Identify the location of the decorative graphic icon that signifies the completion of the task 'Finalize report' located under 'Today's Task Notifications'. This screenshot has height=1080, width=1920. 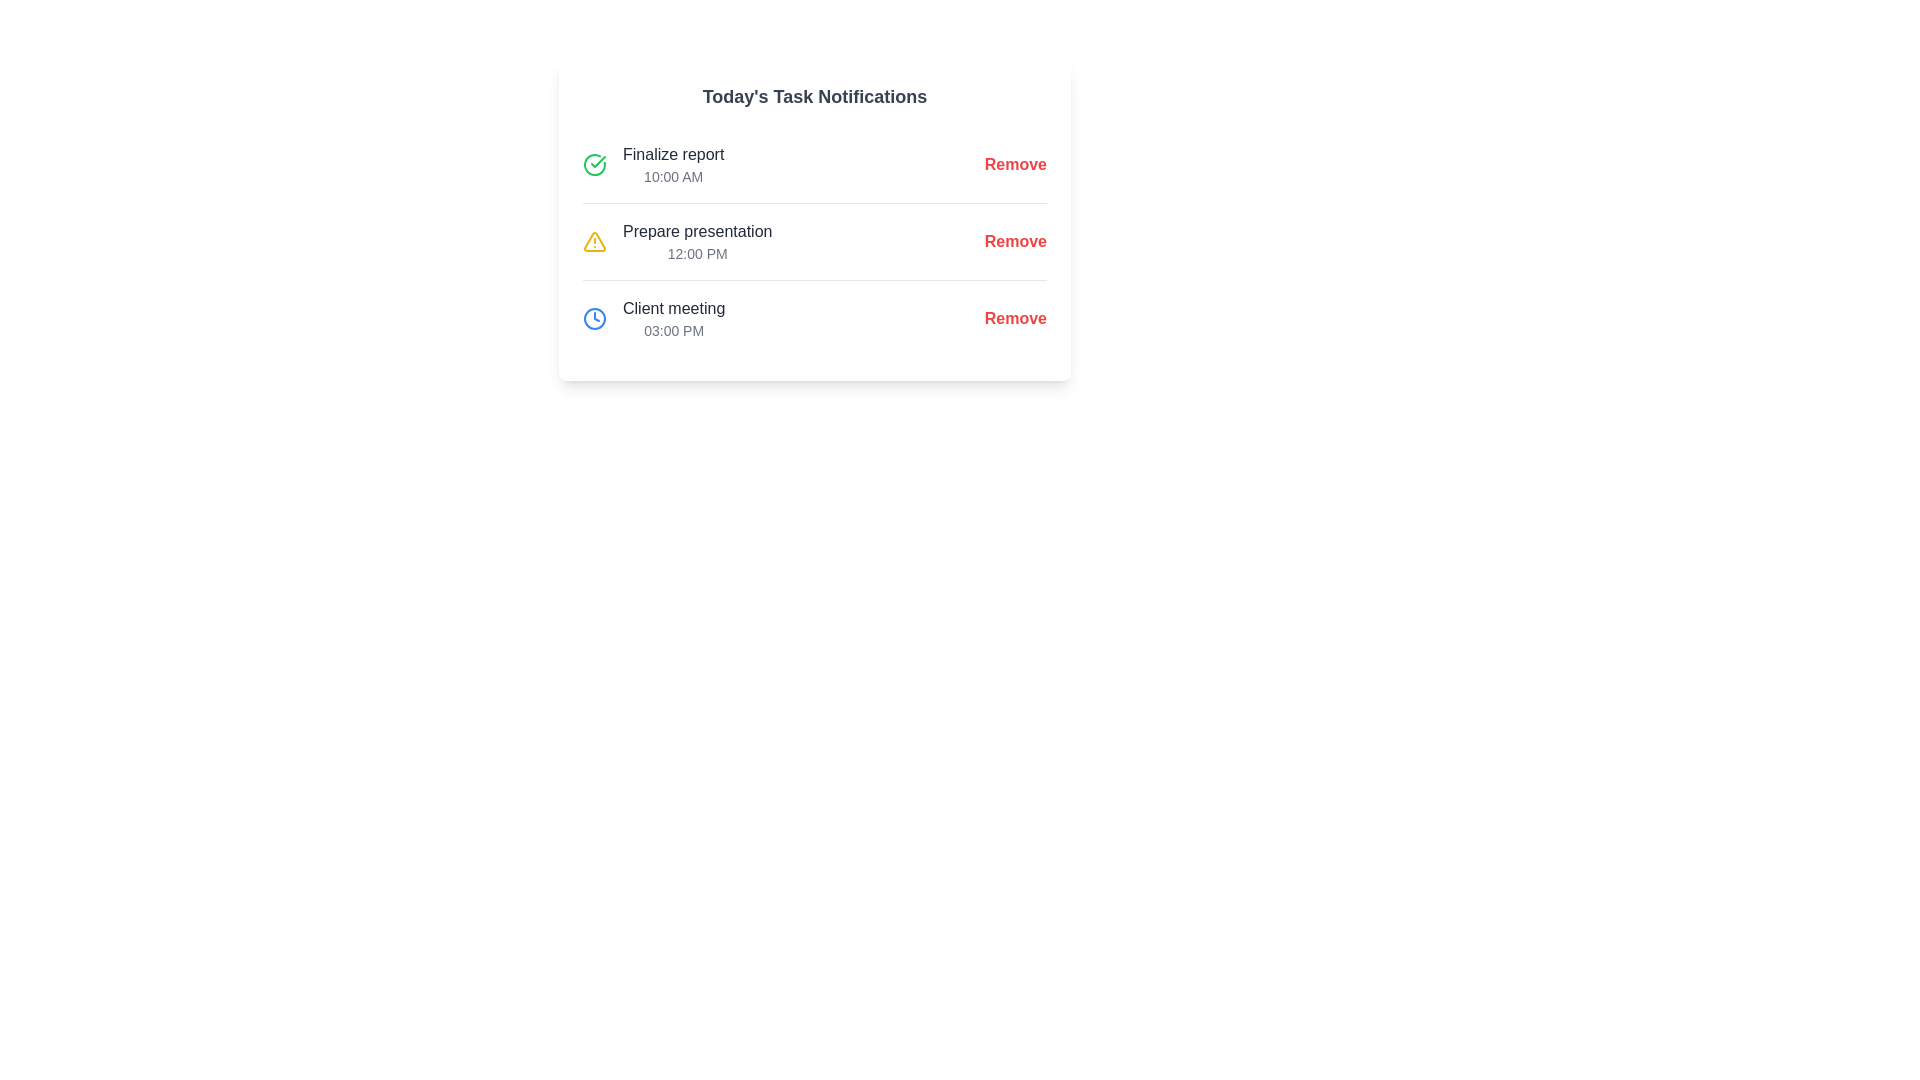
(597, 161).